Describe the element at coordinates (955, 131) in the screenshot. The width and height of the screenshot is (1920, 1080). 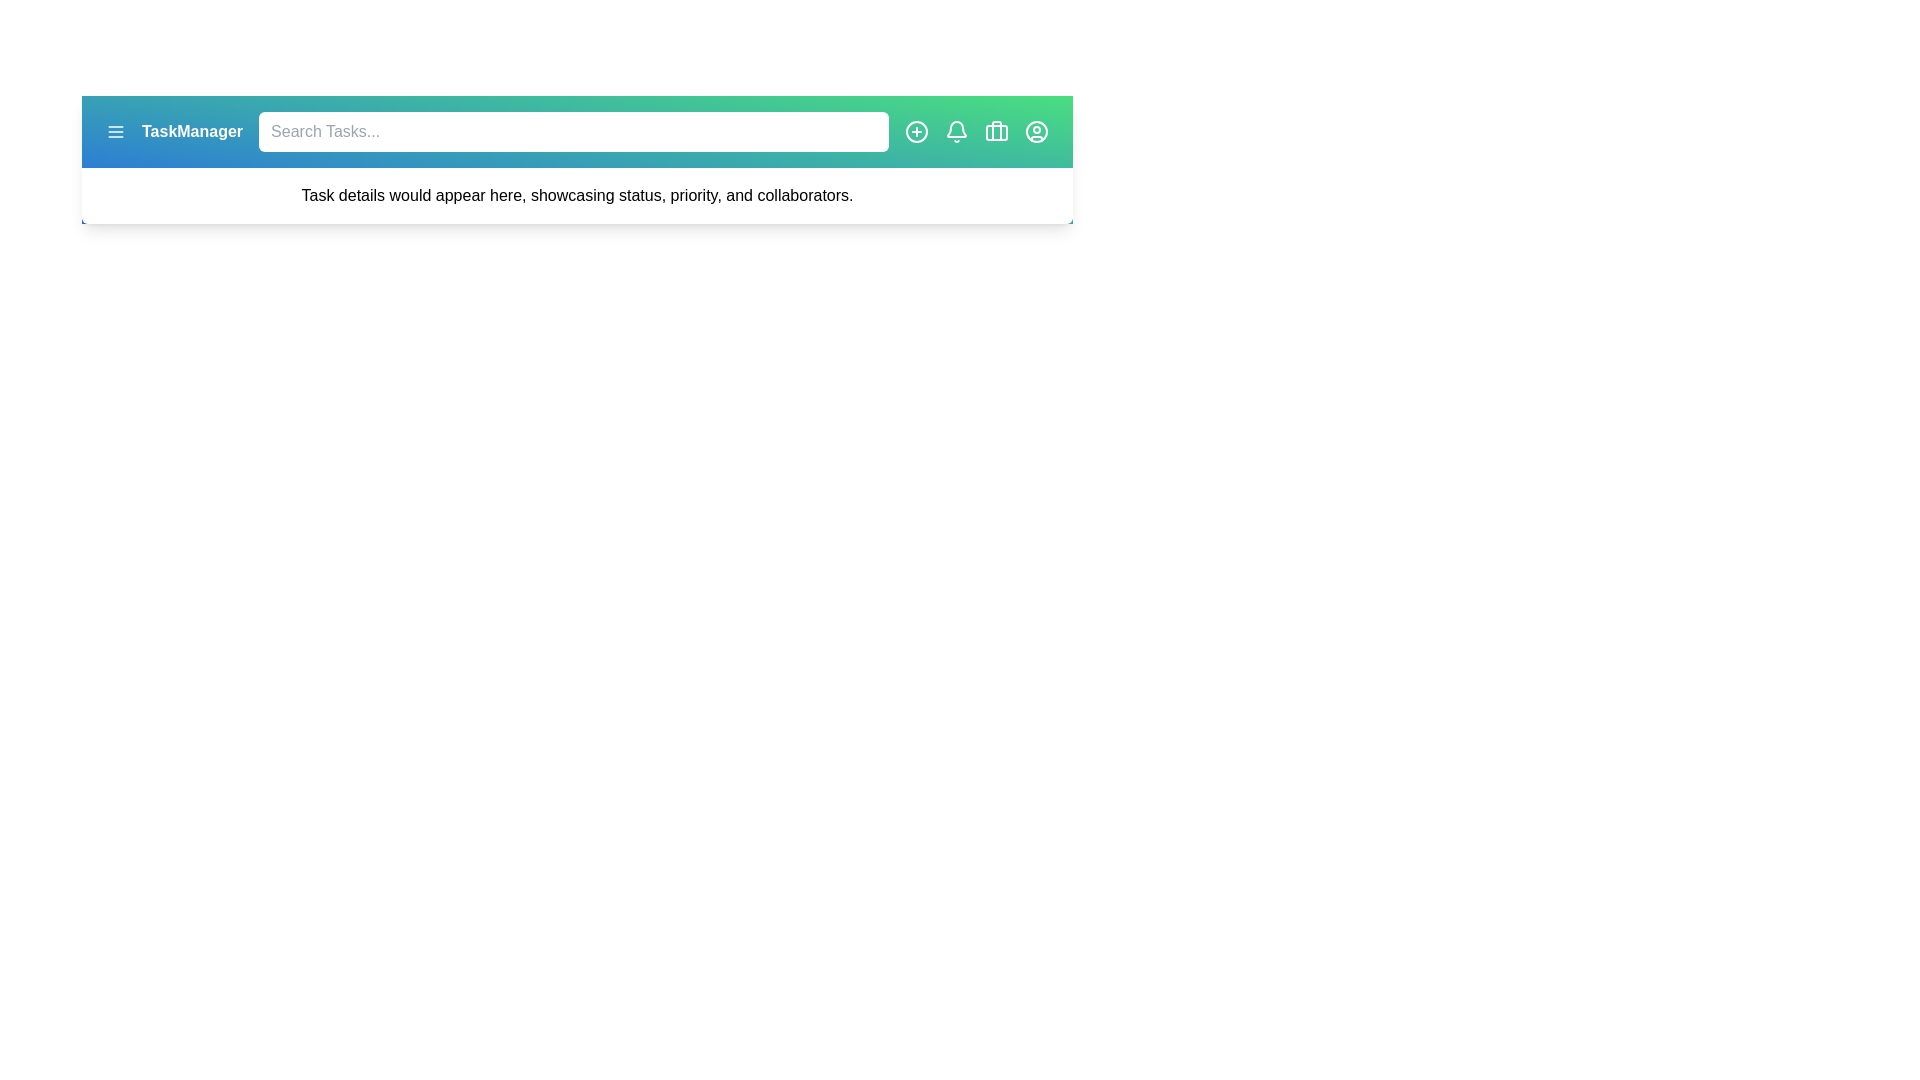
I see `the bell icon to access notifications` at that location.